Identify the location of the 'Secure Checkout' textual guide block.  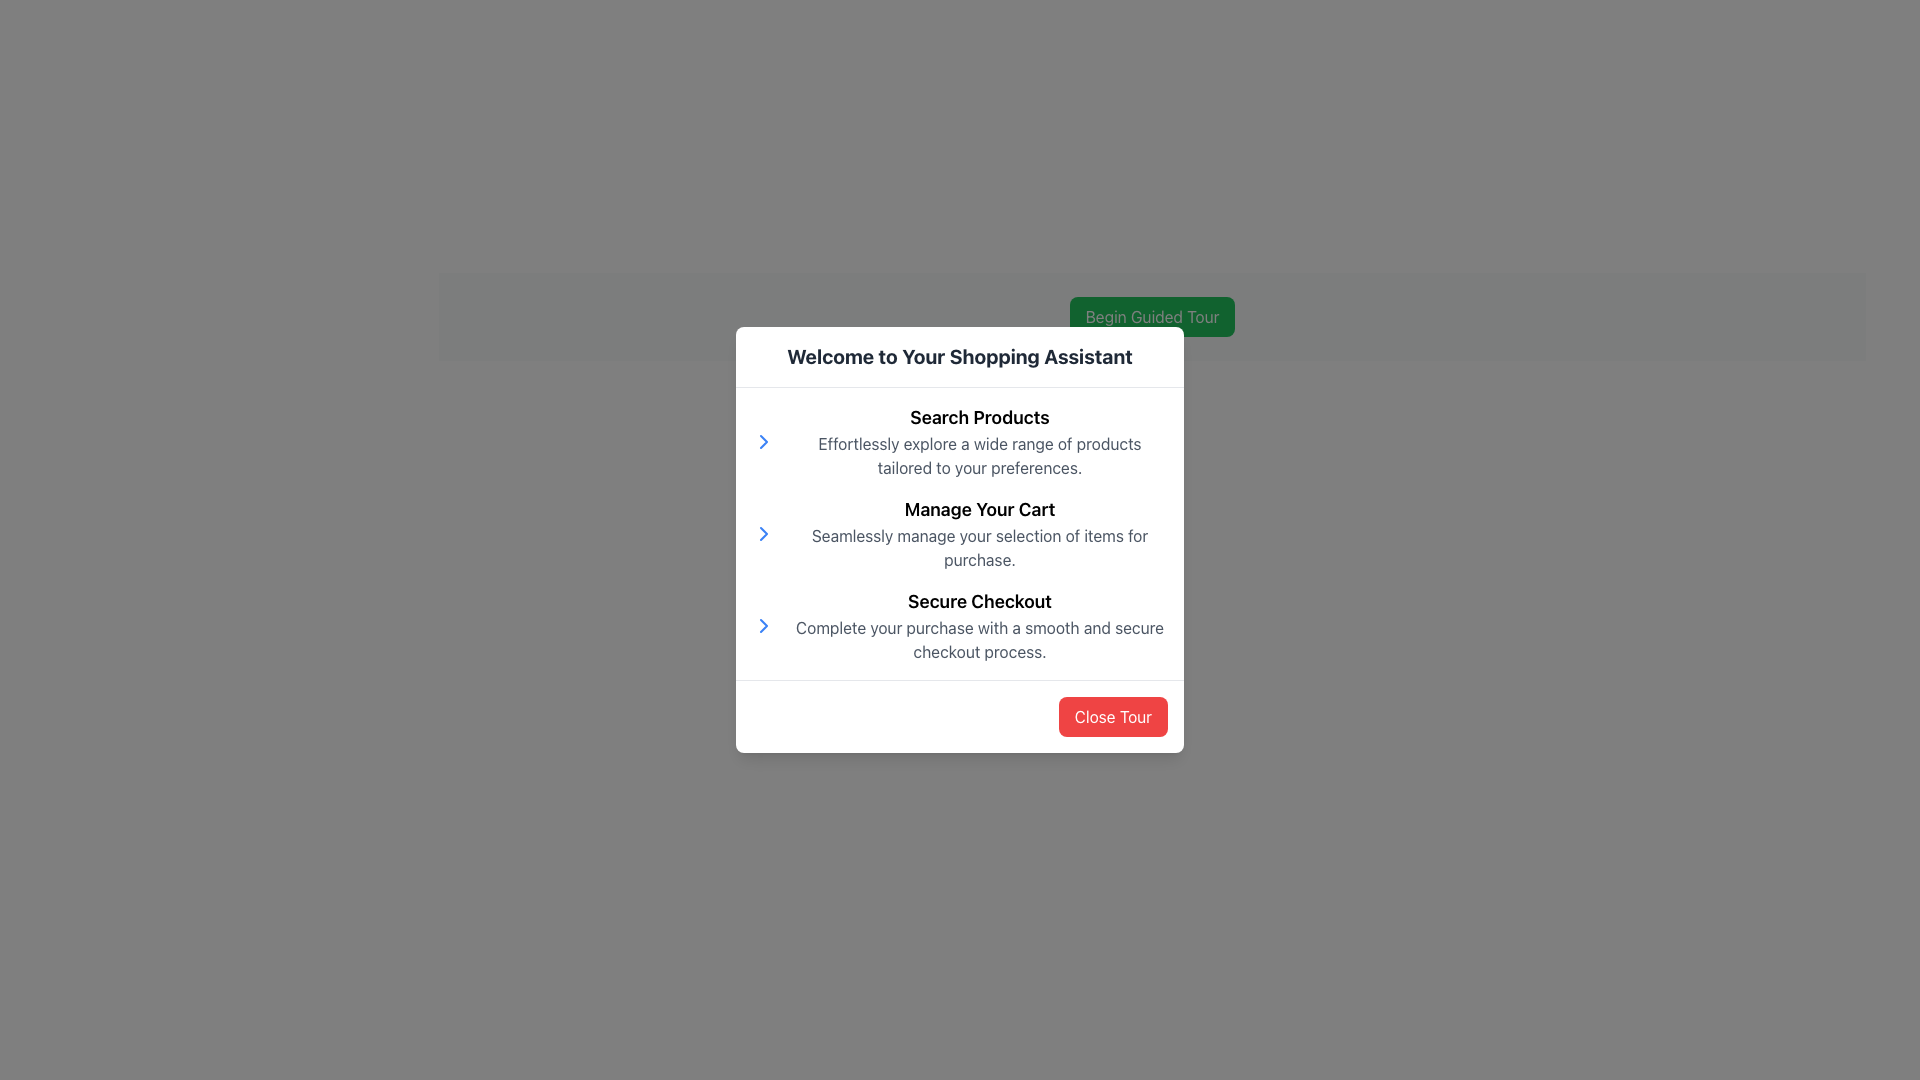
(960, 624).